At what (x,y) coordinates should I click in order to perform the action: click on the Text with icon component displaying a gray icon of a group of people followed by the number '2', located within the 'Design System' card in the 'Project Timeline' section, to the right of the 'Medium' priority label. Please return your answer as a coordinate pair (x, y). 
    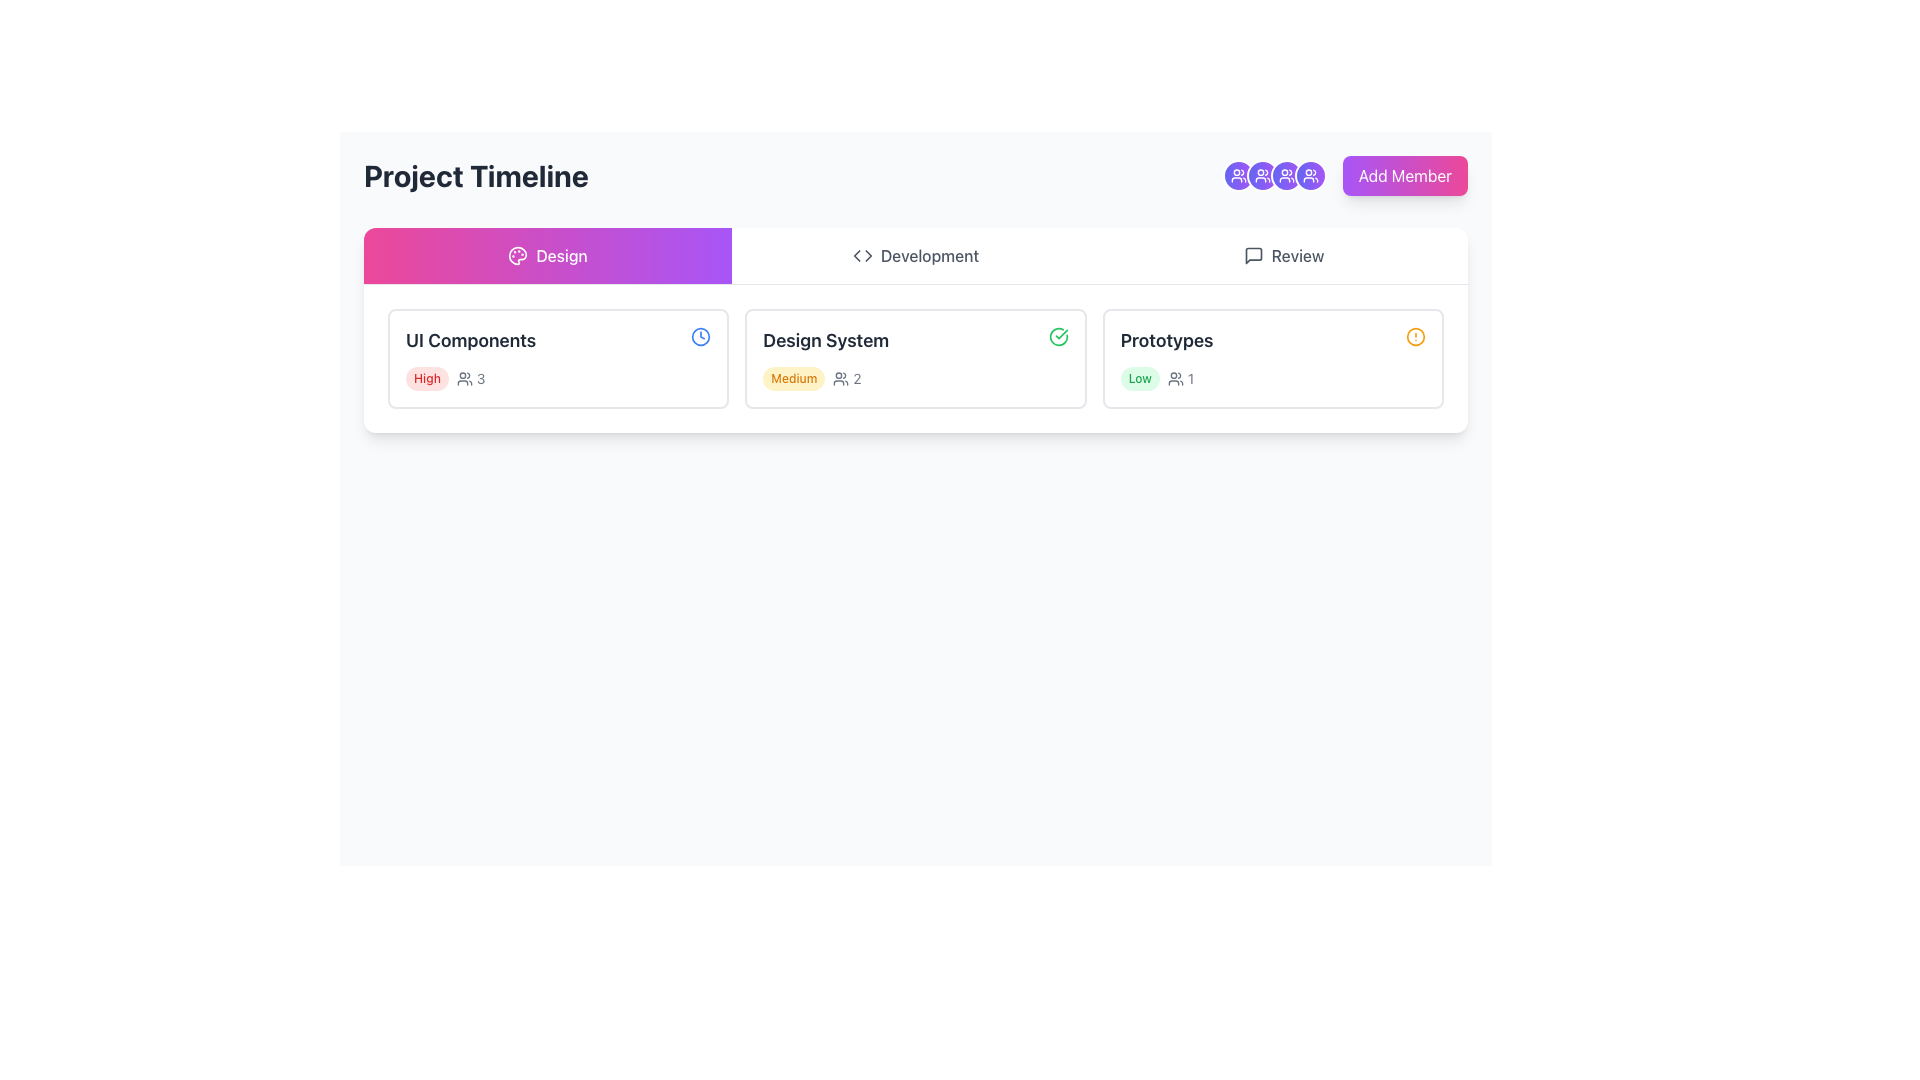
    Looking at the image, I should click on (847, 378).